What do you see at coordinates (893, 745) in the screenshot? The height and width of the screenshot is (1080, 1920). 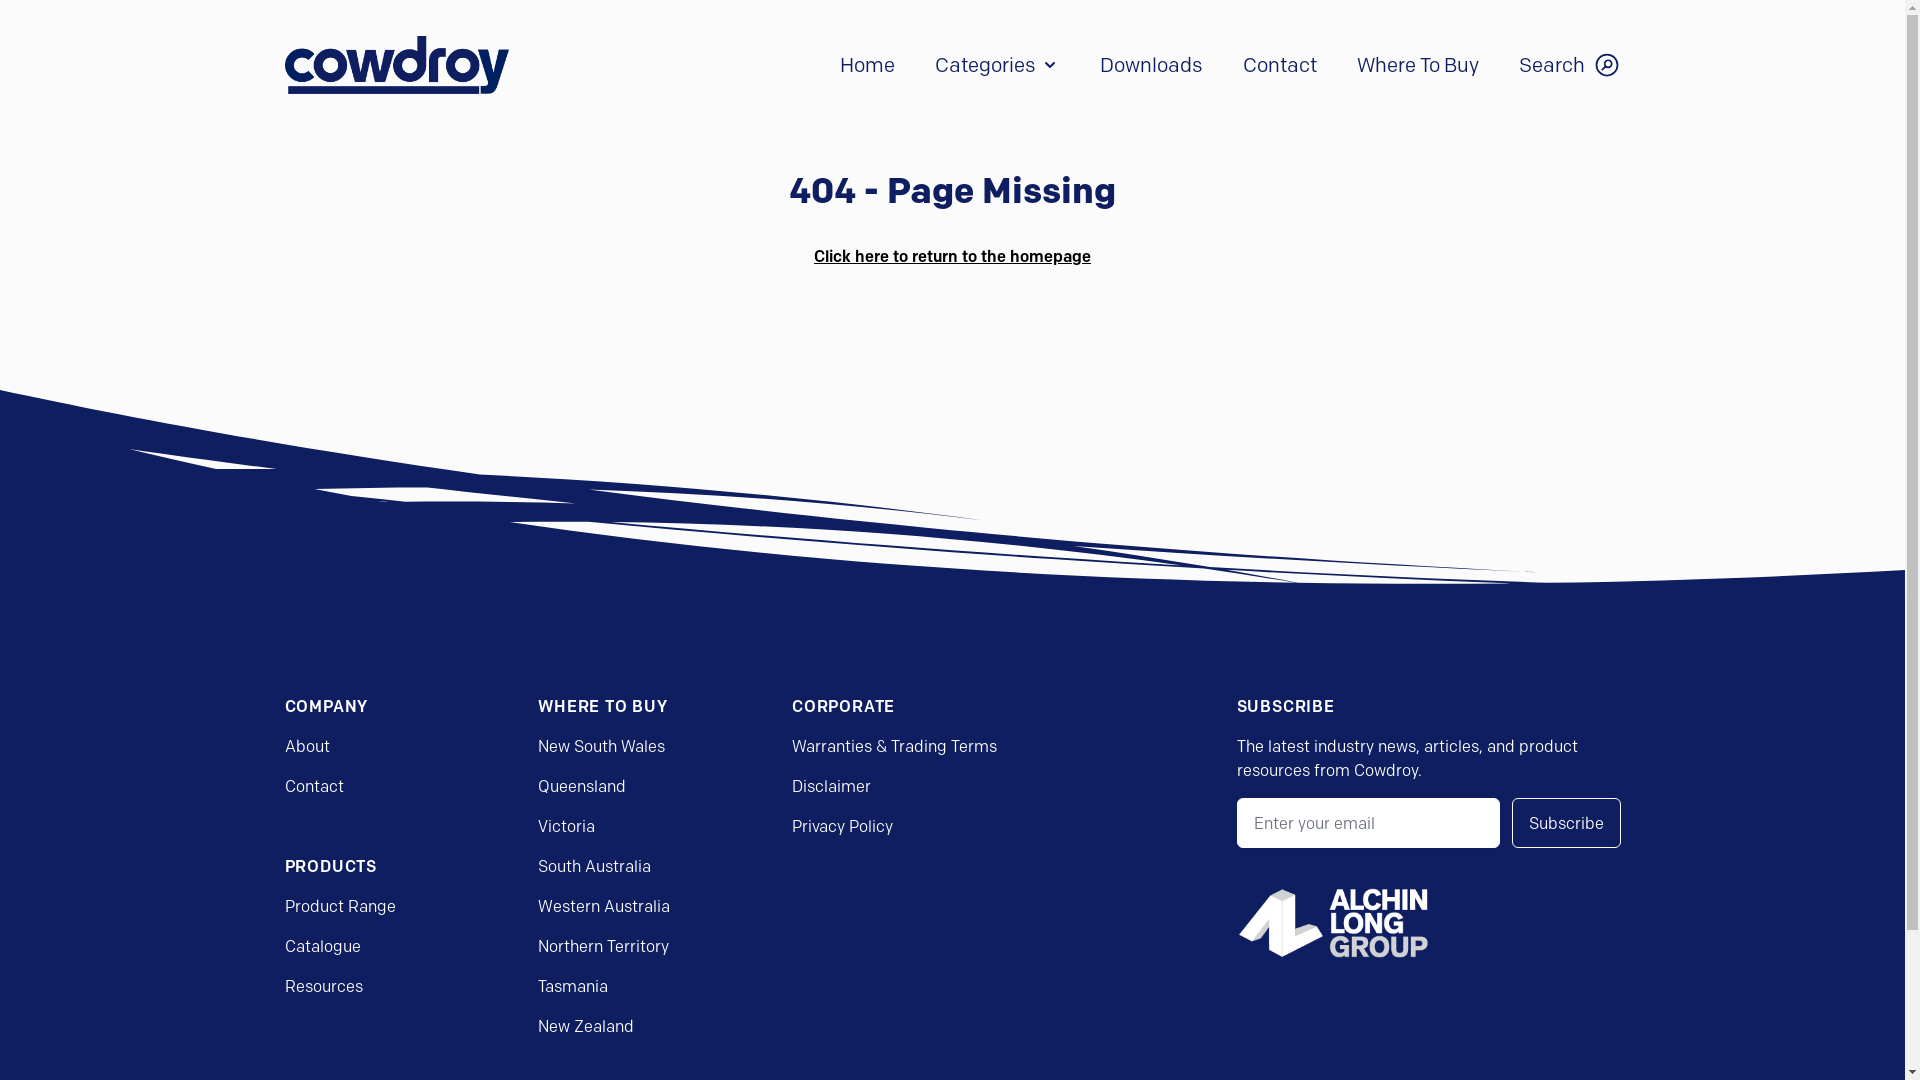 I see `'Warranties & Trading Terms'` at bounding box center [893, 745].